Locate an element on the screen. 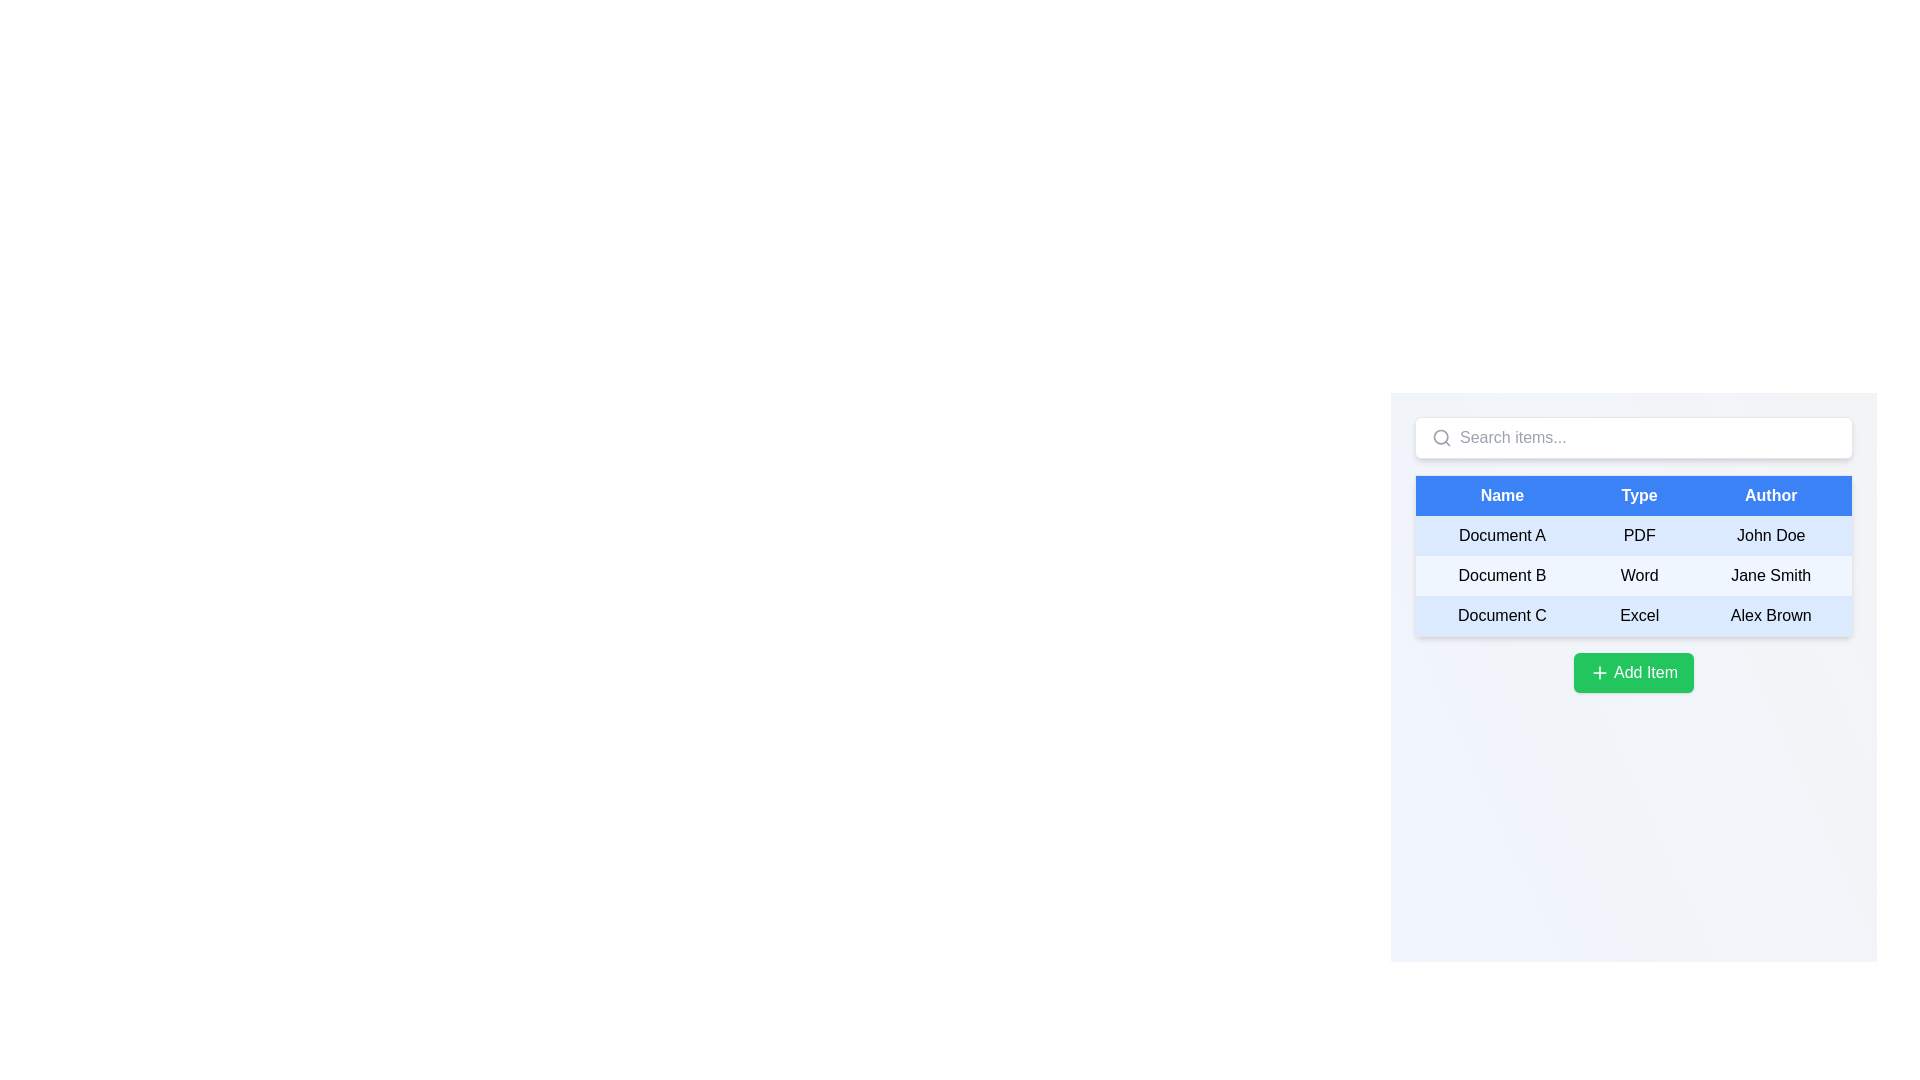 This screenshot has height=1080, width=1920. the text label displaying 'Type' in bold white font, which is centered within a blue background and positioned between the labels 'Name' and 'Author' at the top of the table is located at coordinates (1639, 495).